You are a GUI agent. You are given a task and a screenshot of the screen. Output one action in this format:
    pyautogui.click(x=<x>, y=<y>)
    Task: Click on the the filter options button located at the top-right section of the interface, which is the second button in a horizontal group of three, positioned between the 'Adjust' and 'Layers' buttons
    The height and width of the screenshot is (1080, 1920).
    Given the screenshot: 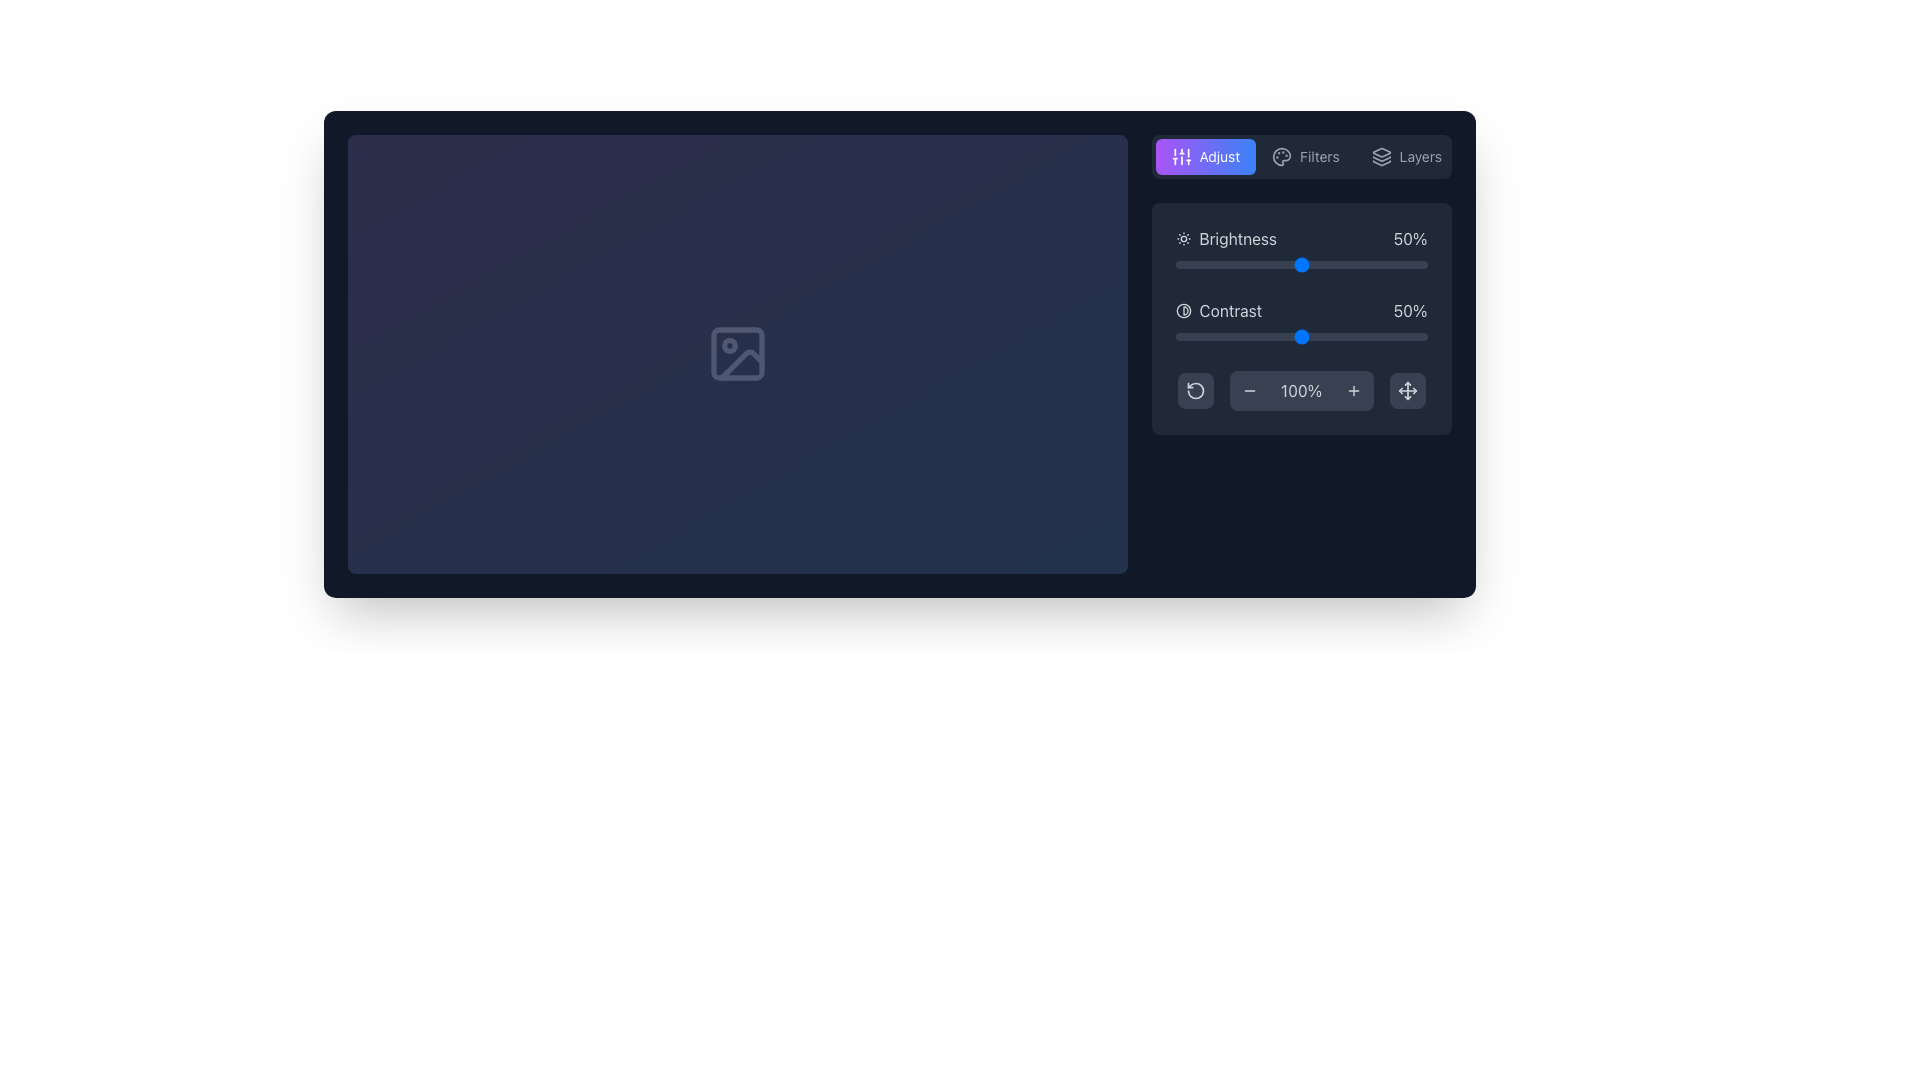 What is the action you would take?
    pyautogui.click(x=1305, y=156)
    